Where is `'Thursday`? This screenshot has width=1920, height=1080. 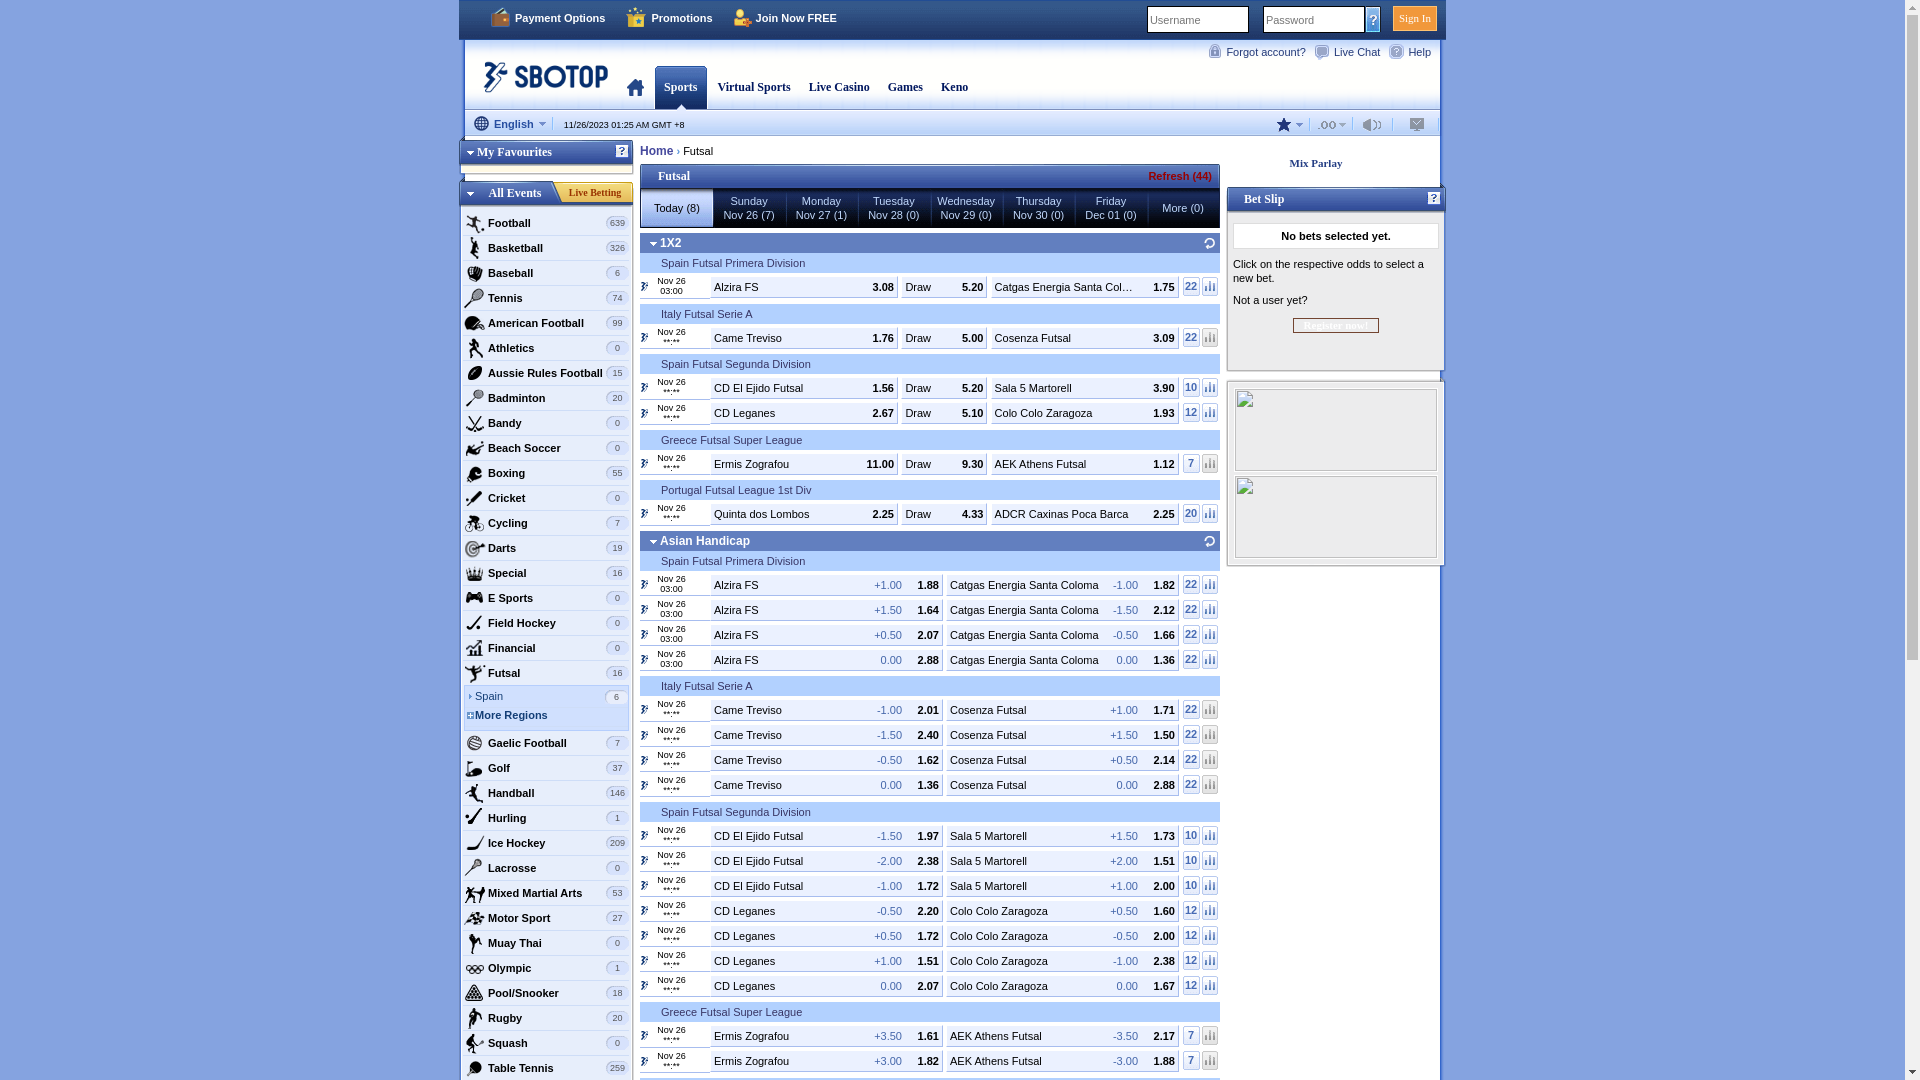 'Thursday is located at coordinates (1037, 208).